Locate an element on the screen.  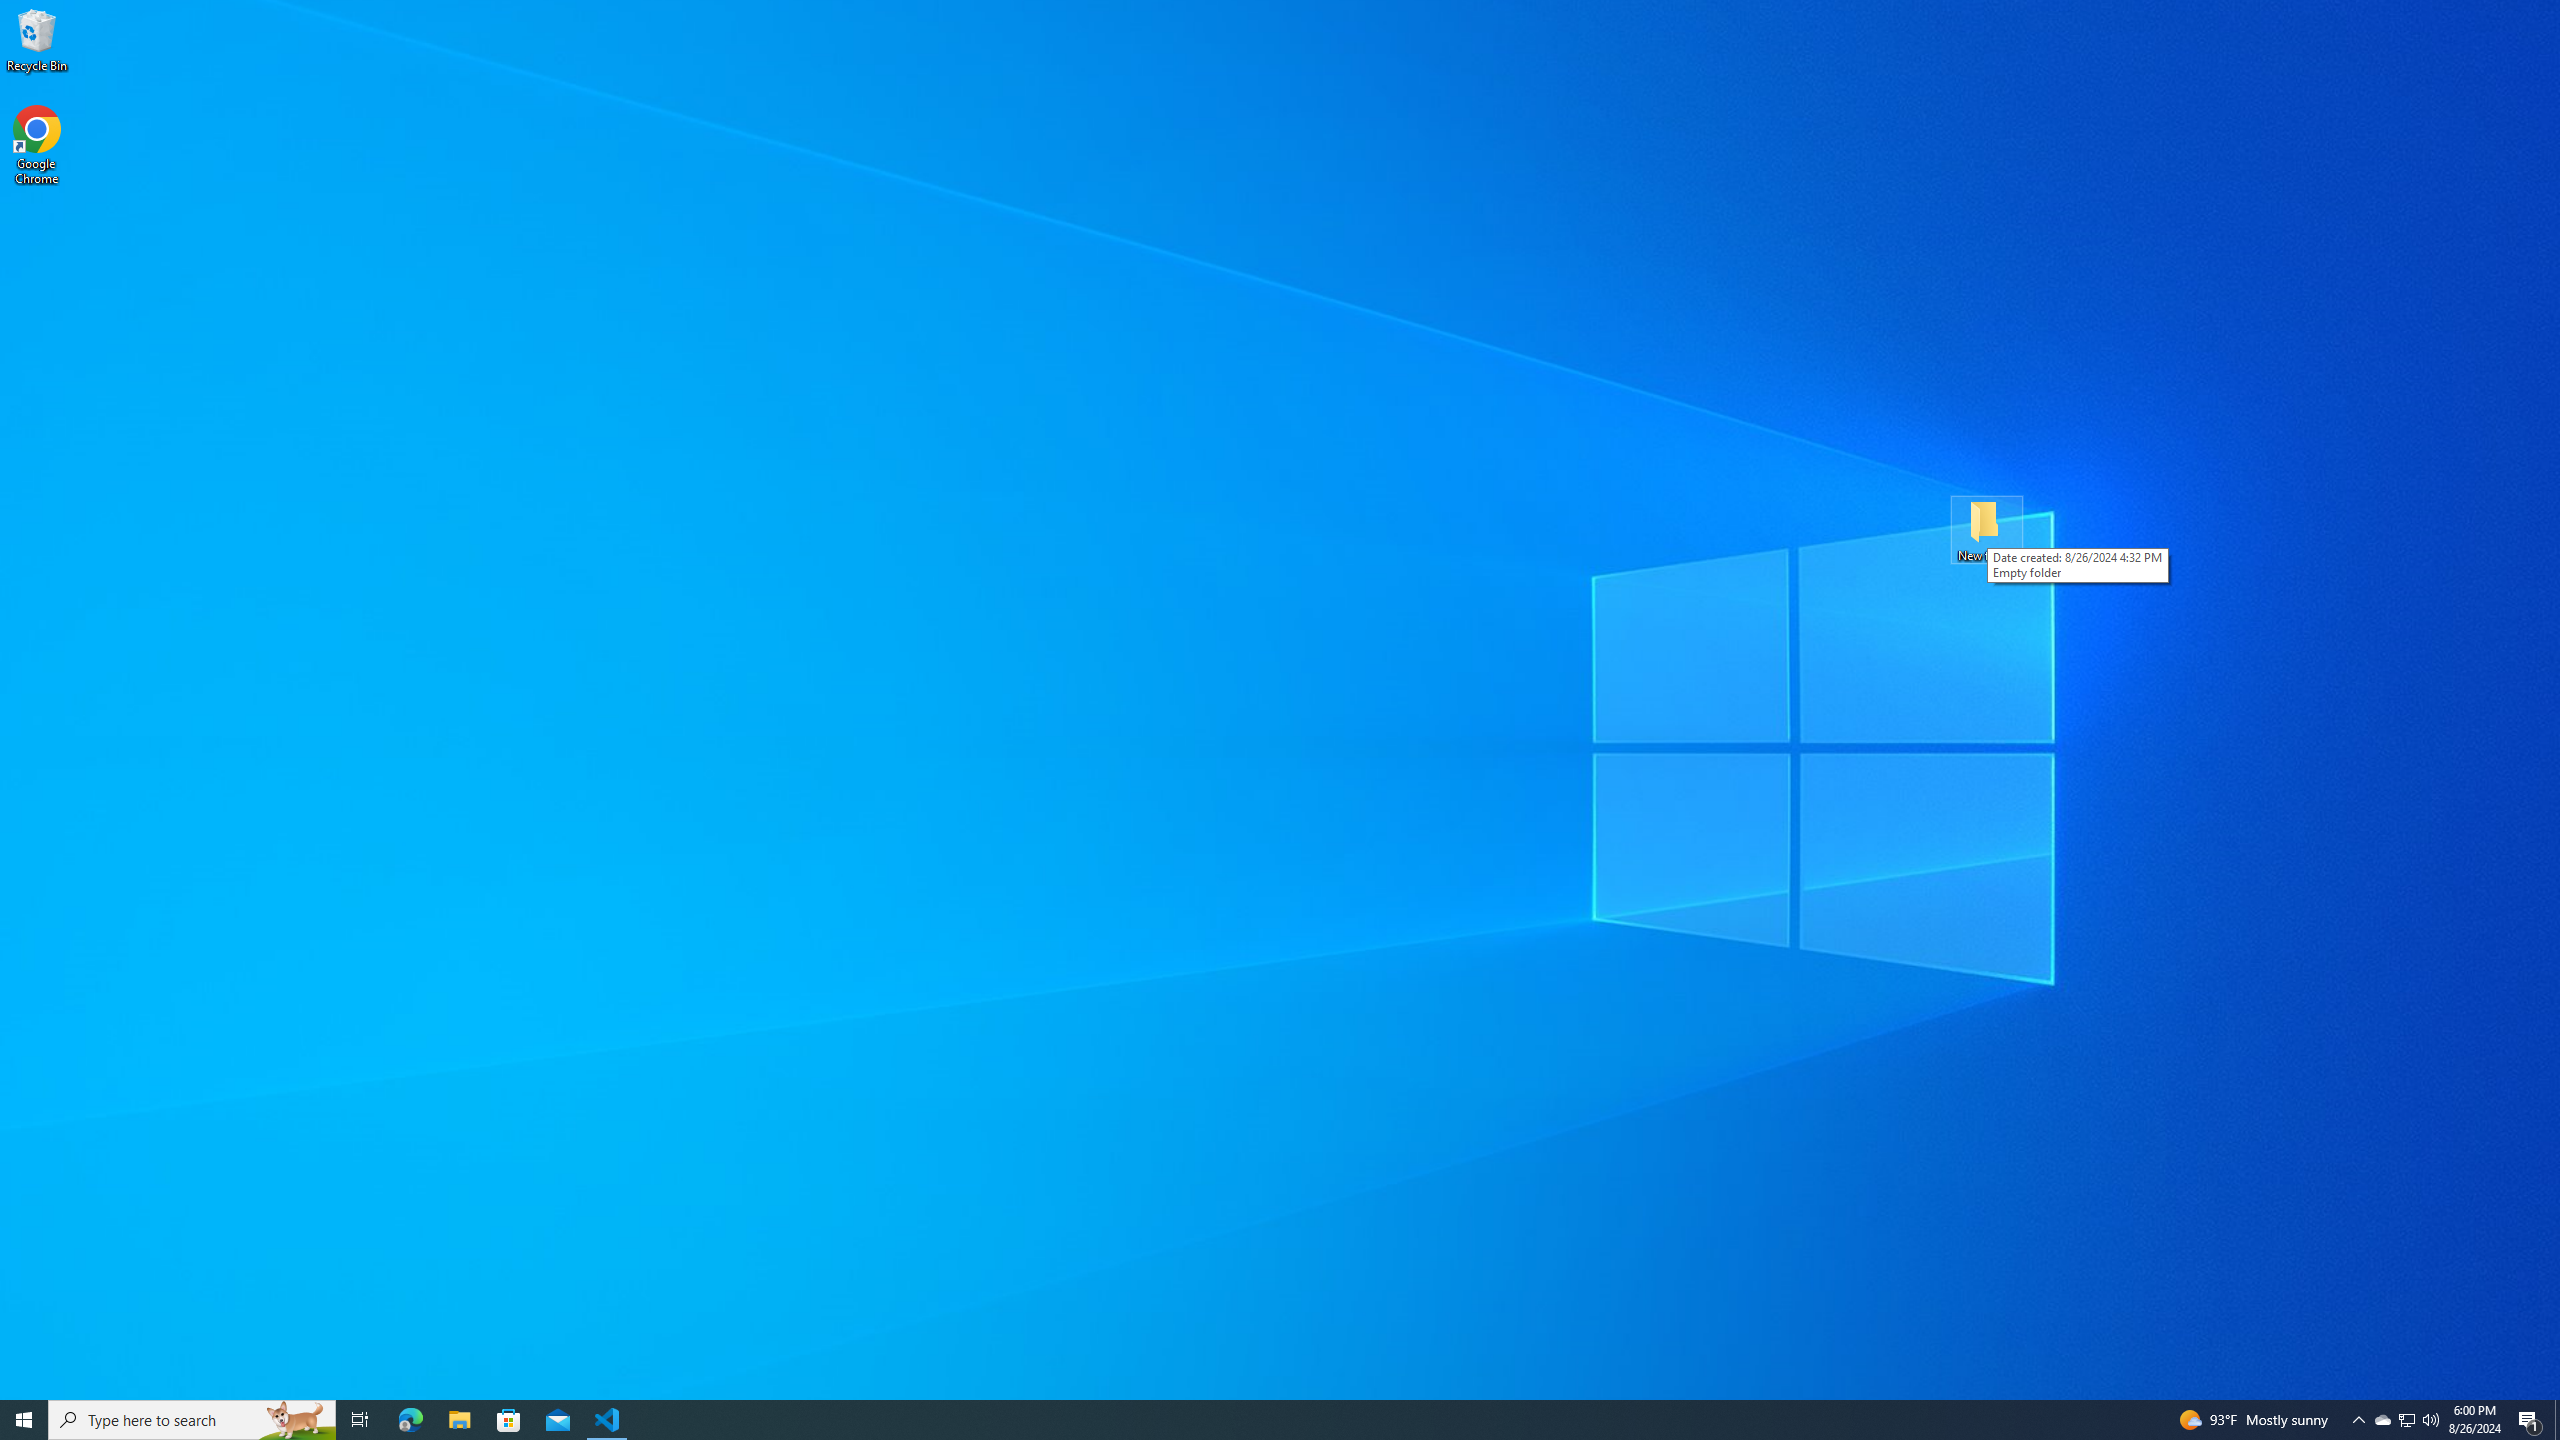
'New folder' is located at coordinates (1986, 528).